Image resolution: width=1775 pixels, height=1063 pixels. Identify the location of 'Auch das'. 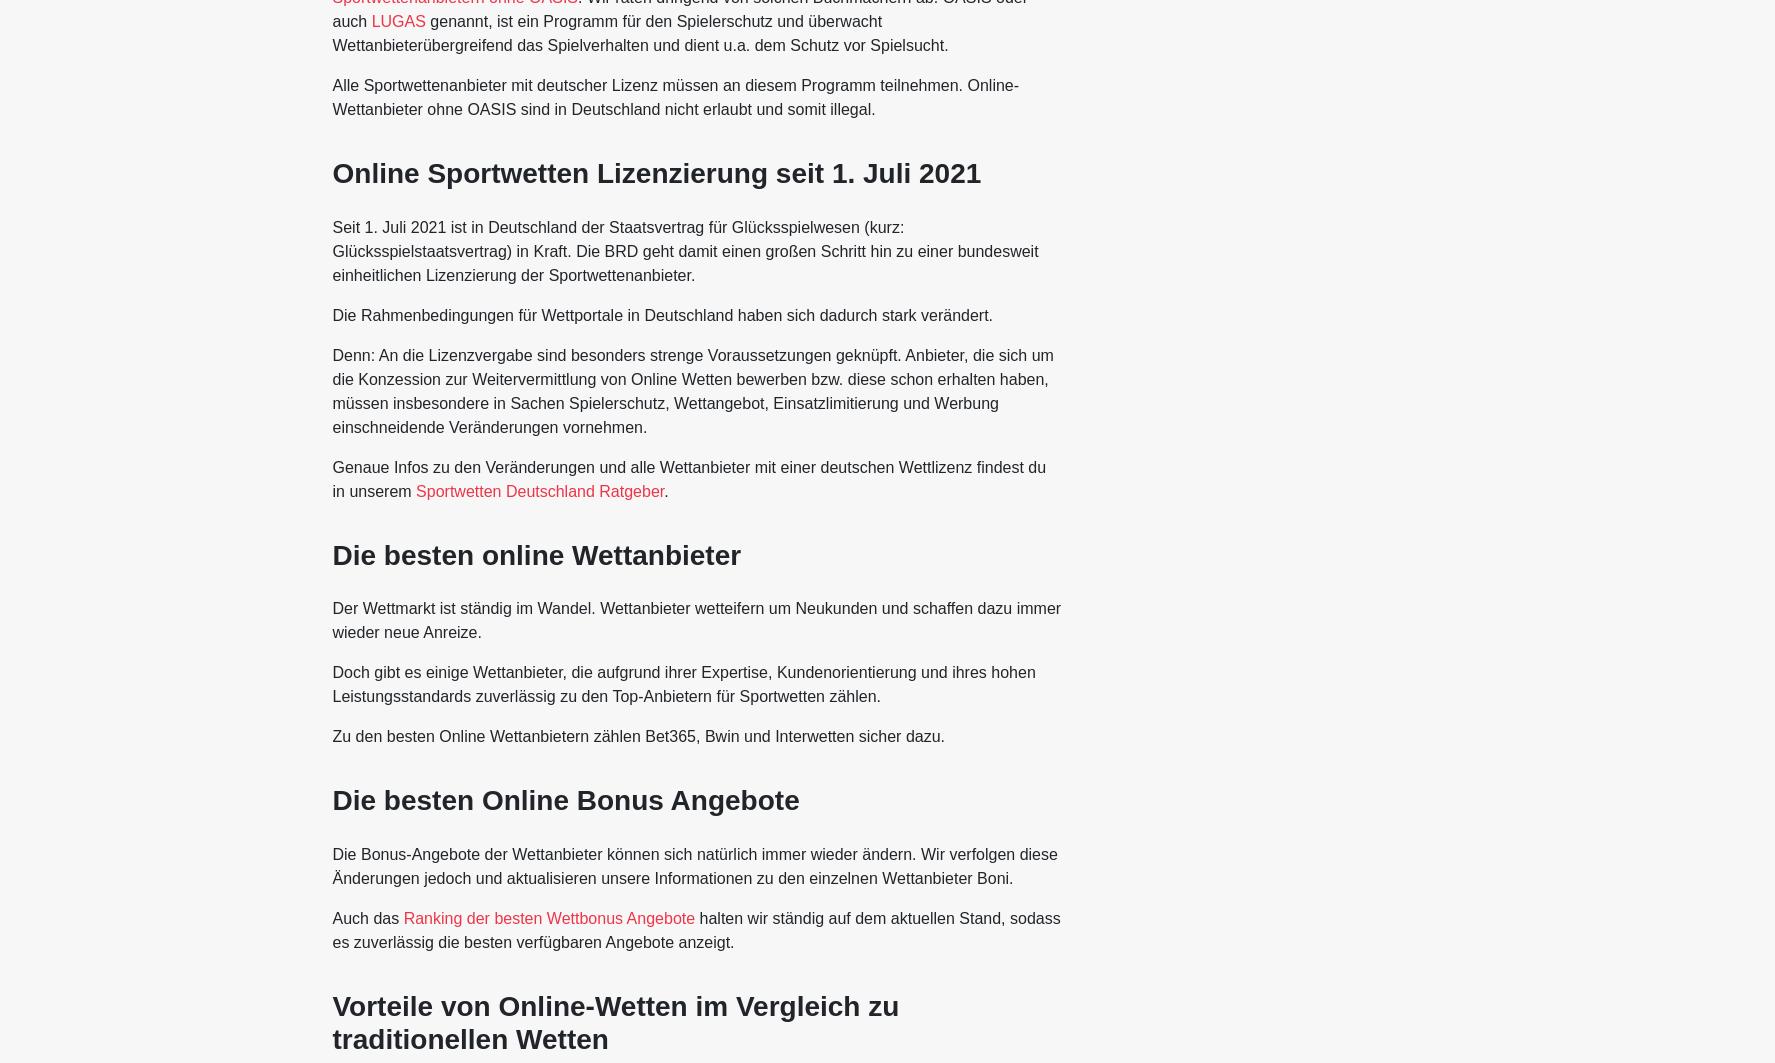
(366, 916).